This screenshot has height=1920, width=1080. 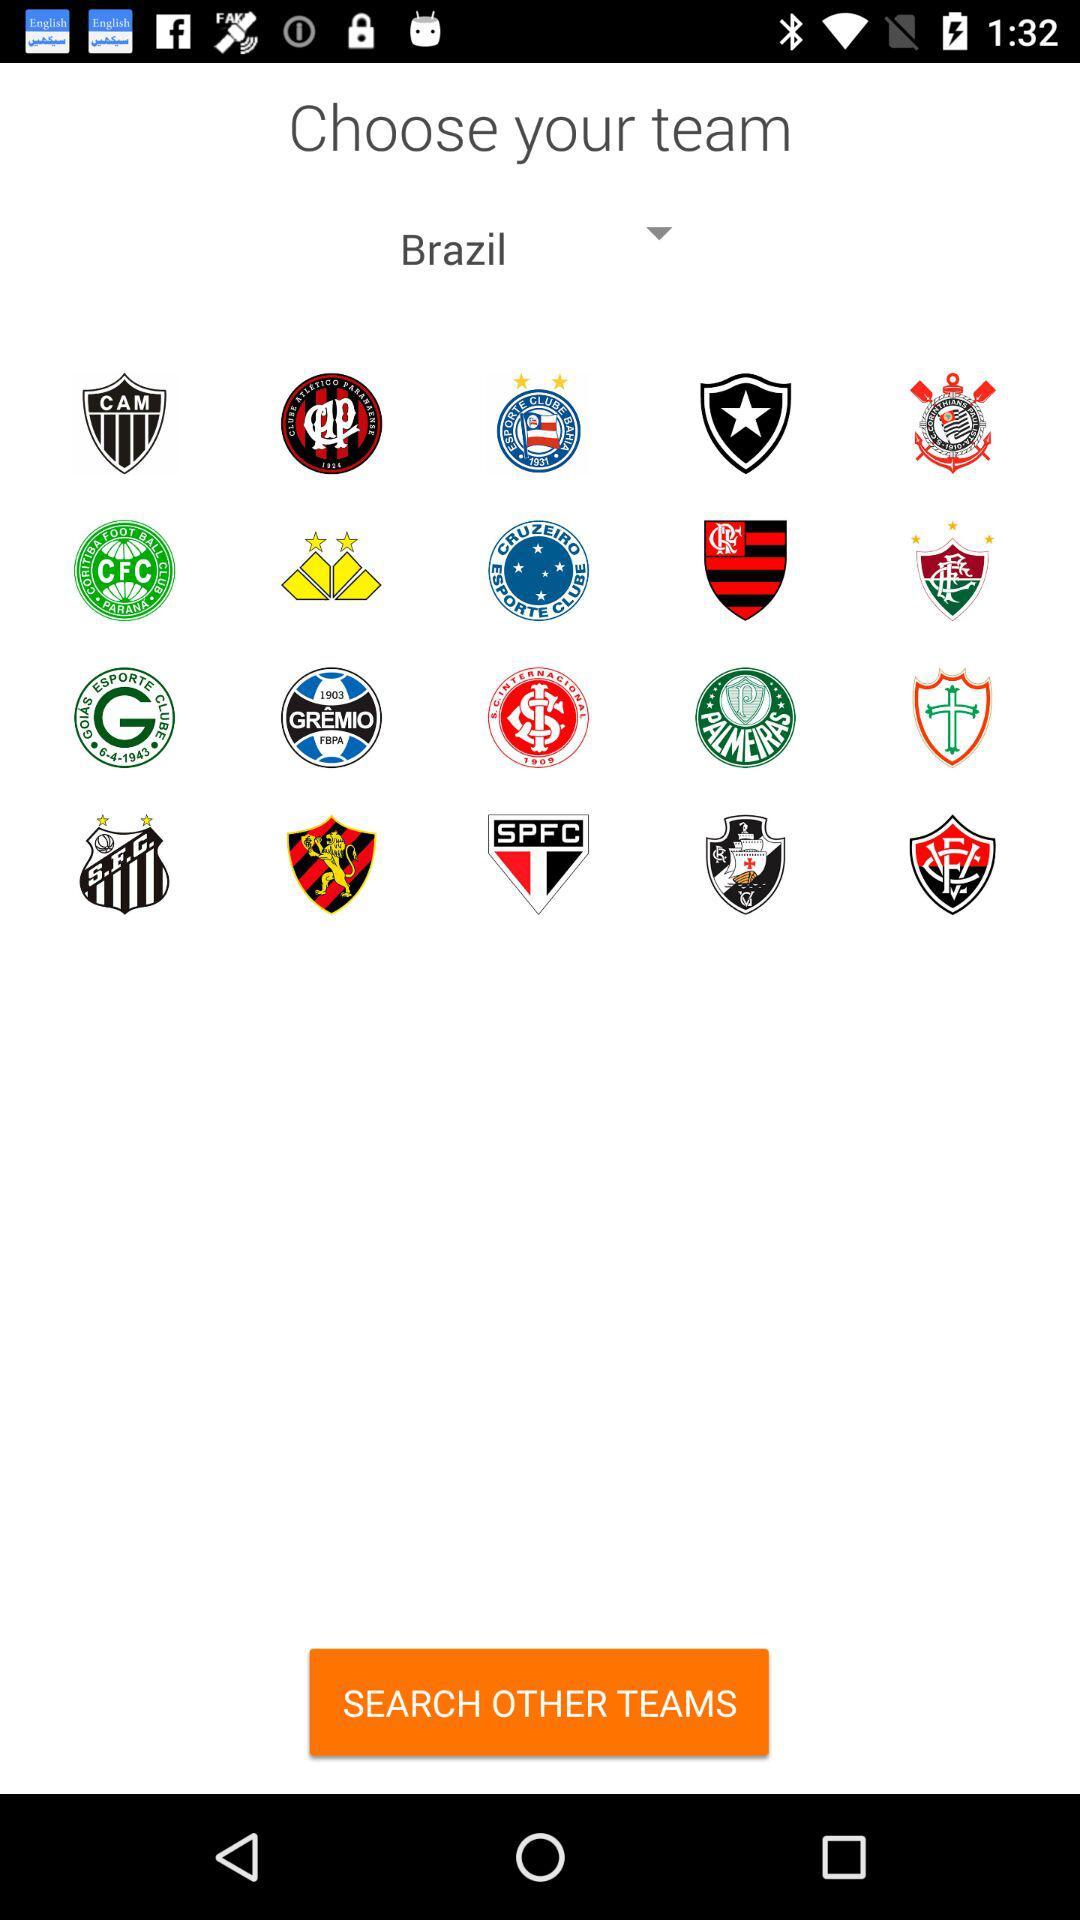 I want to click on shield, so click(x=745, y=569).